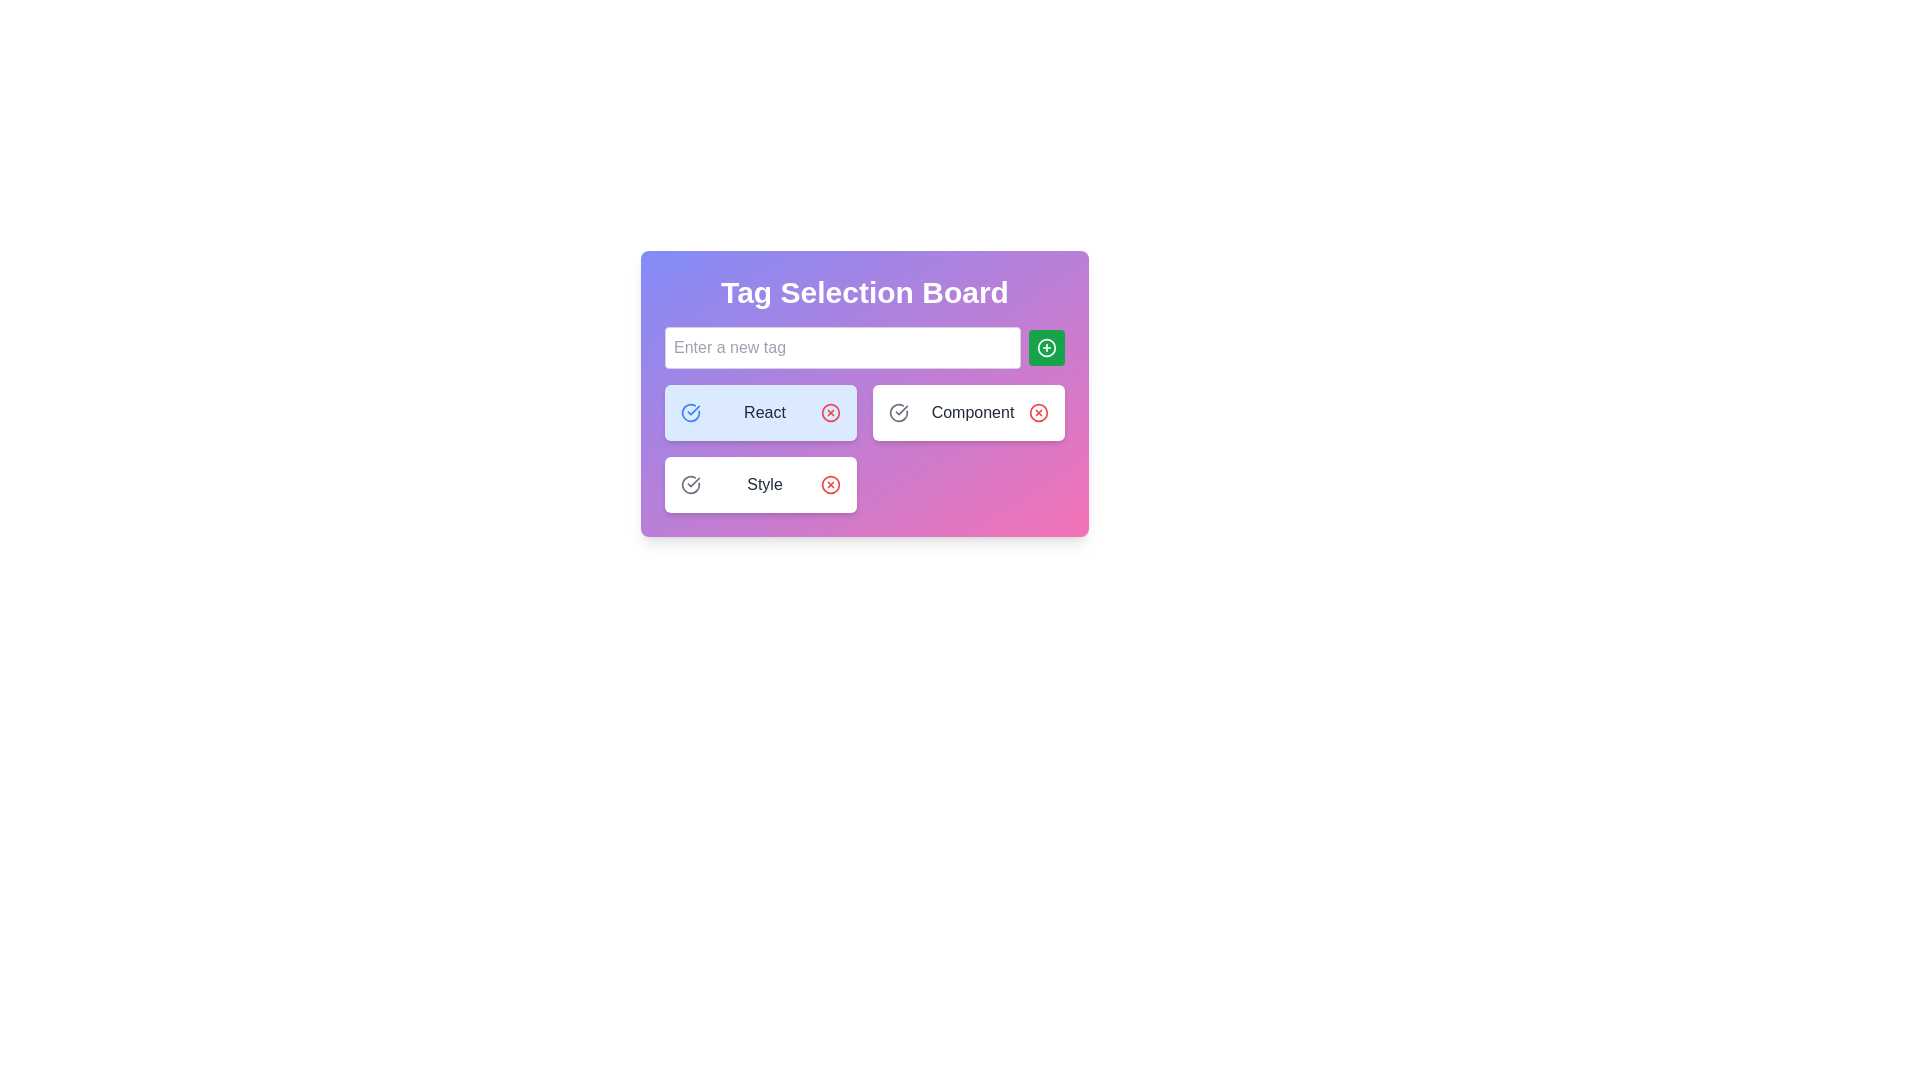  Describe the element at coordinates (830, 485) in the screenshot. I see `the red circular button with an 'x' icon located adjacent to the 'Style' text label` at that location.